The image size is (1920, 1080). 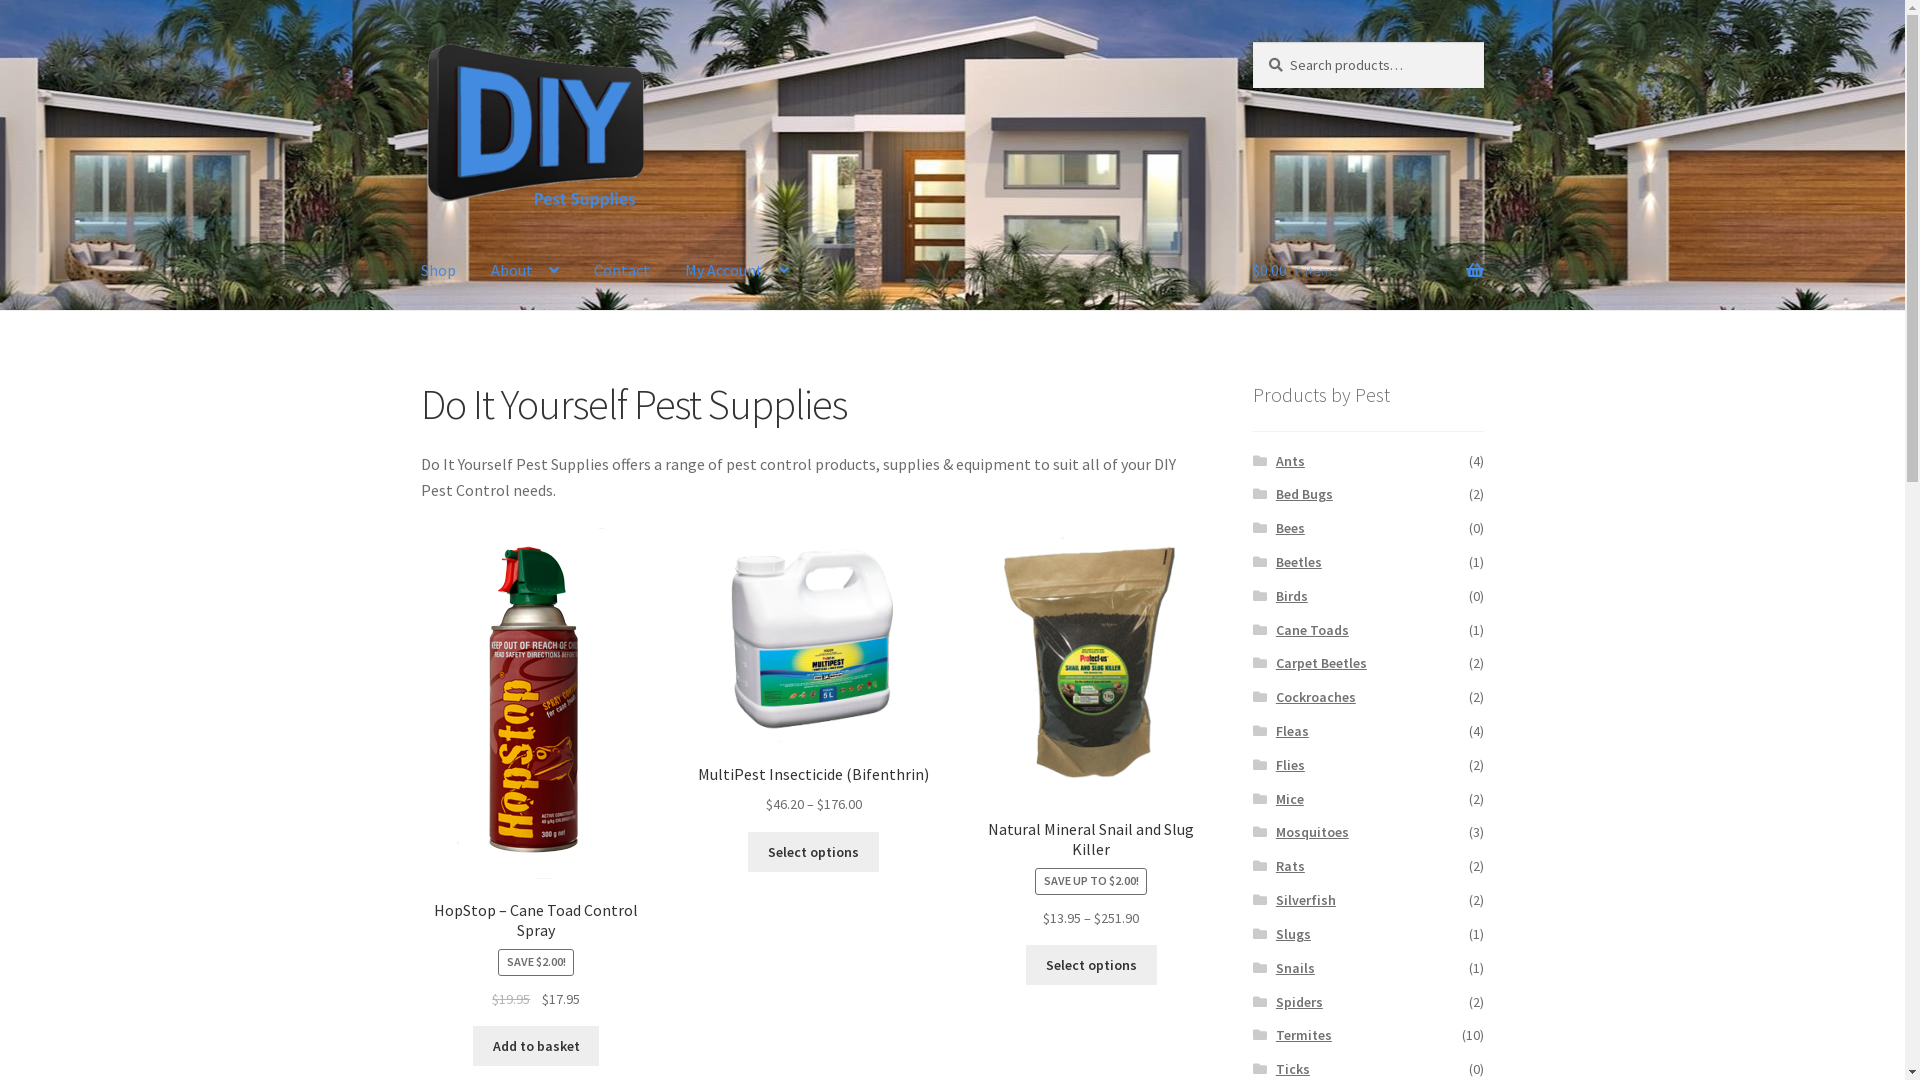 What do you see at coordinates (1275, 527) in the screenshot?
I see `'Bees'` at bounding box center [1275, 527].